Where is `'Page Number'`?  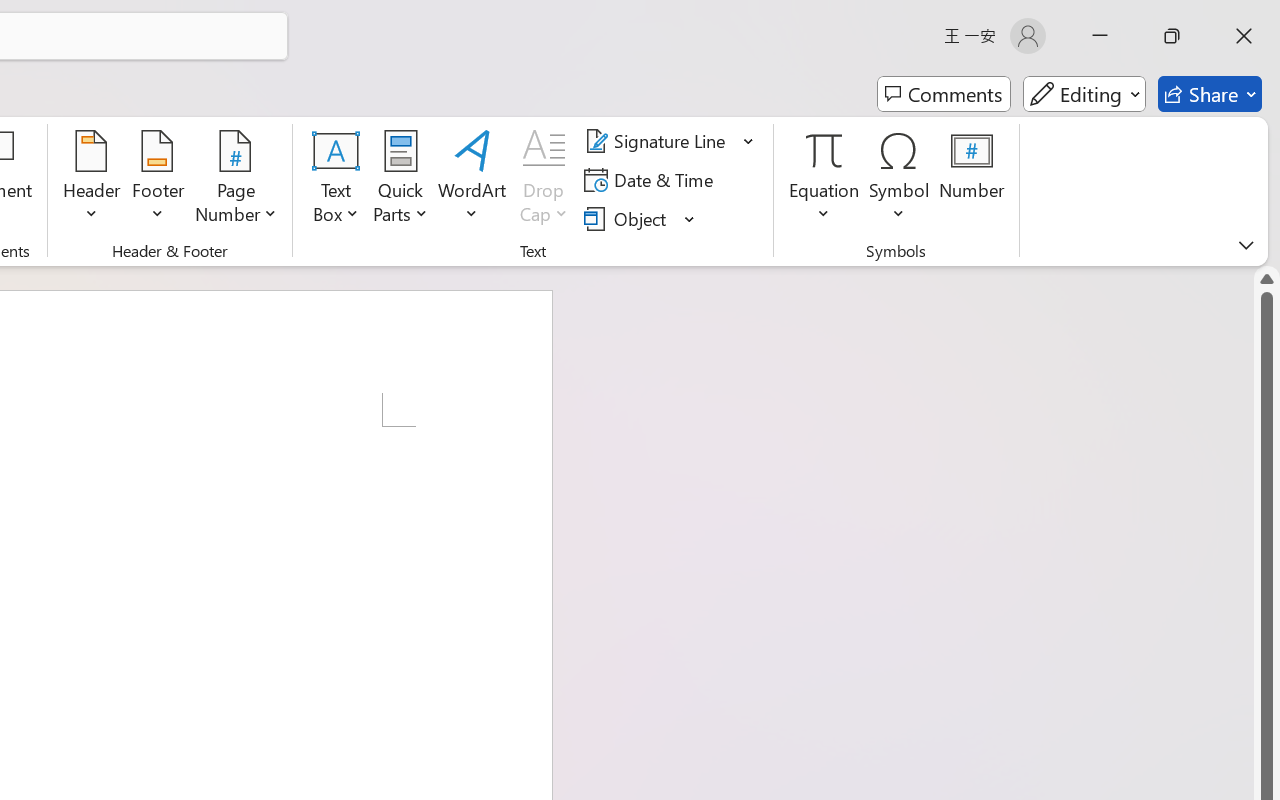 'Page Number' is located at coordinates (236, 179).